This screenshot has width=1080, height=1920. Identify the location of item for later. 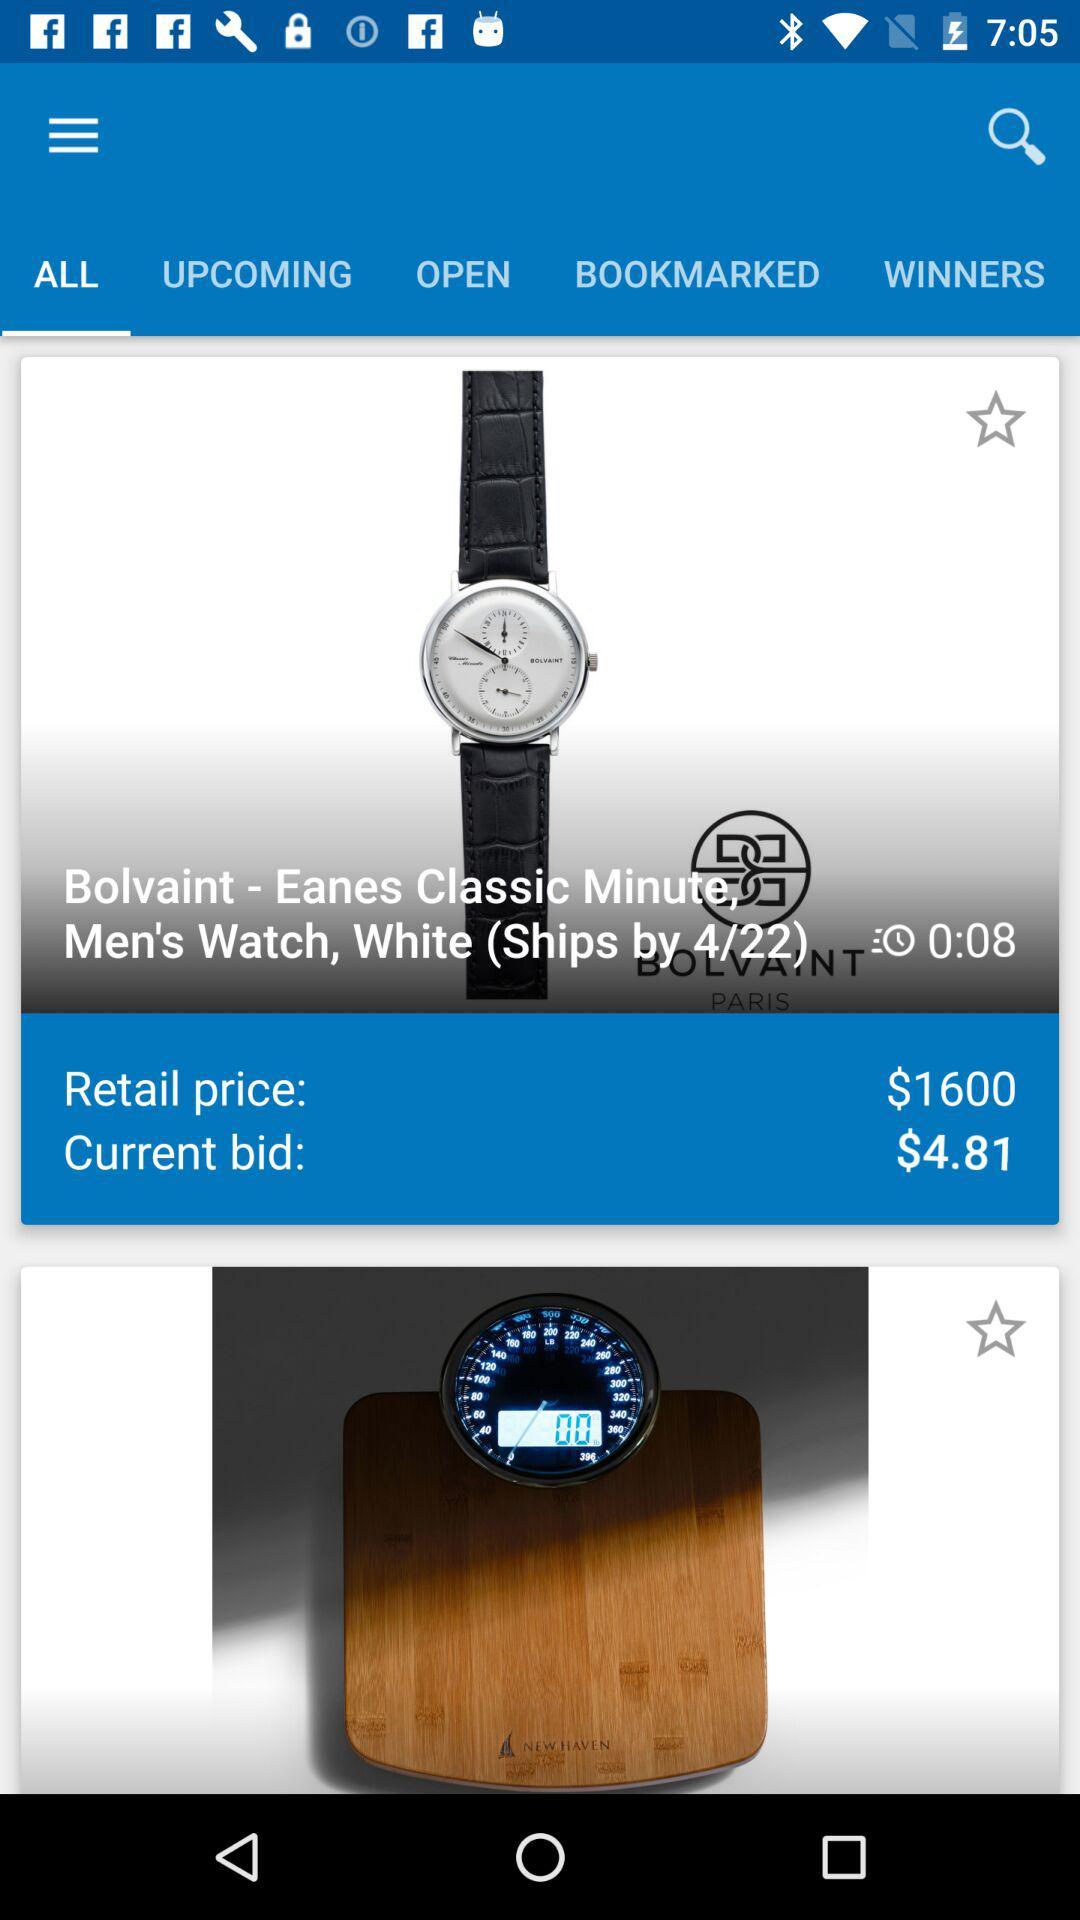
(995, 1329).